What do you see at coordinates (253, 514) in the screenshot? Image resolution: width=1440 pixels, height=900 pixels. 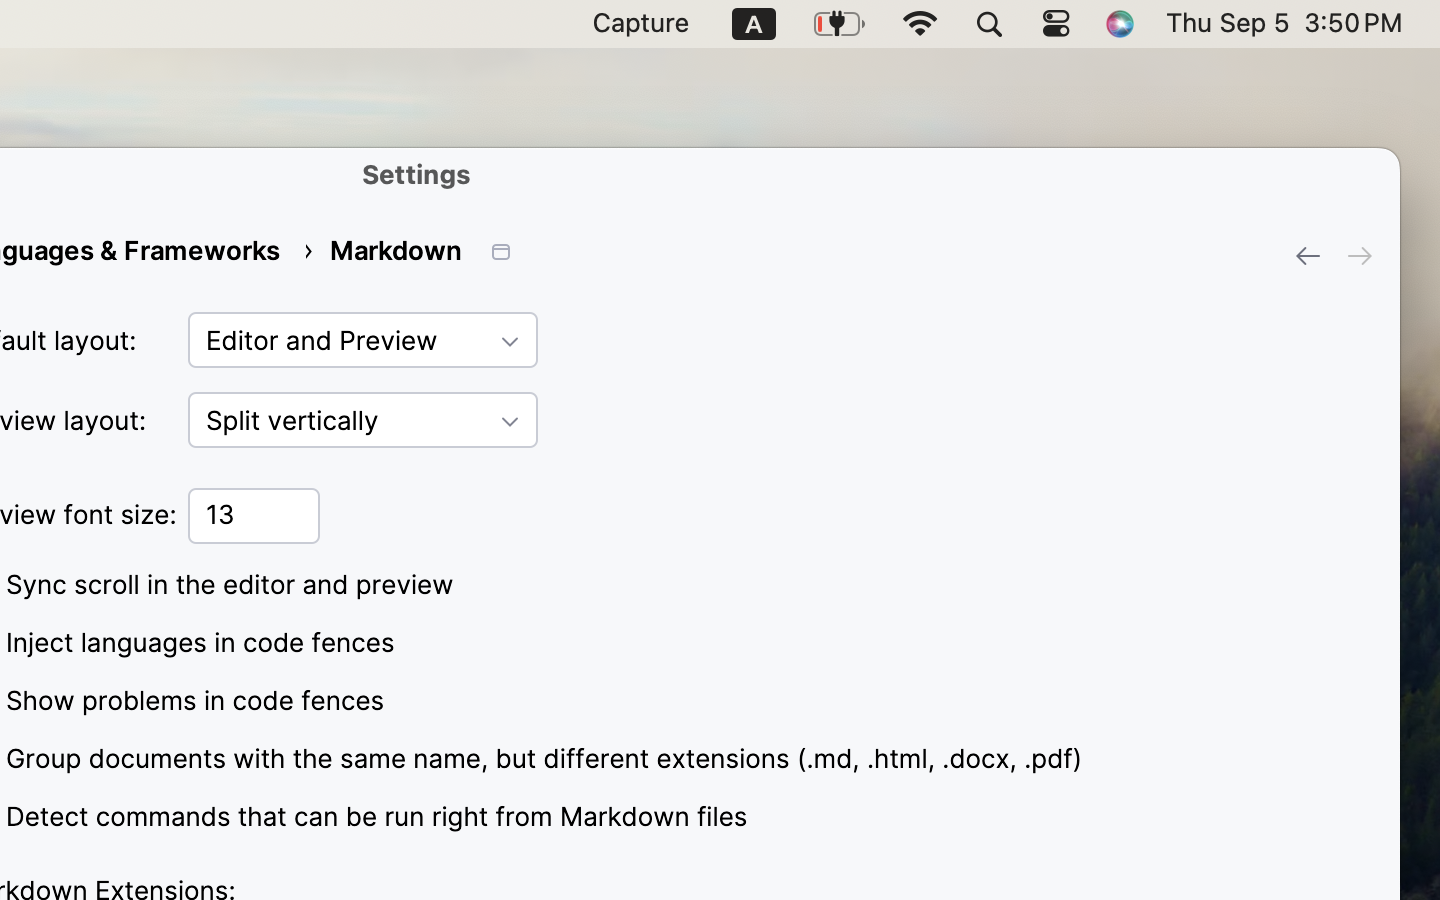 I see `'13'` at bounding box center [253, 514].